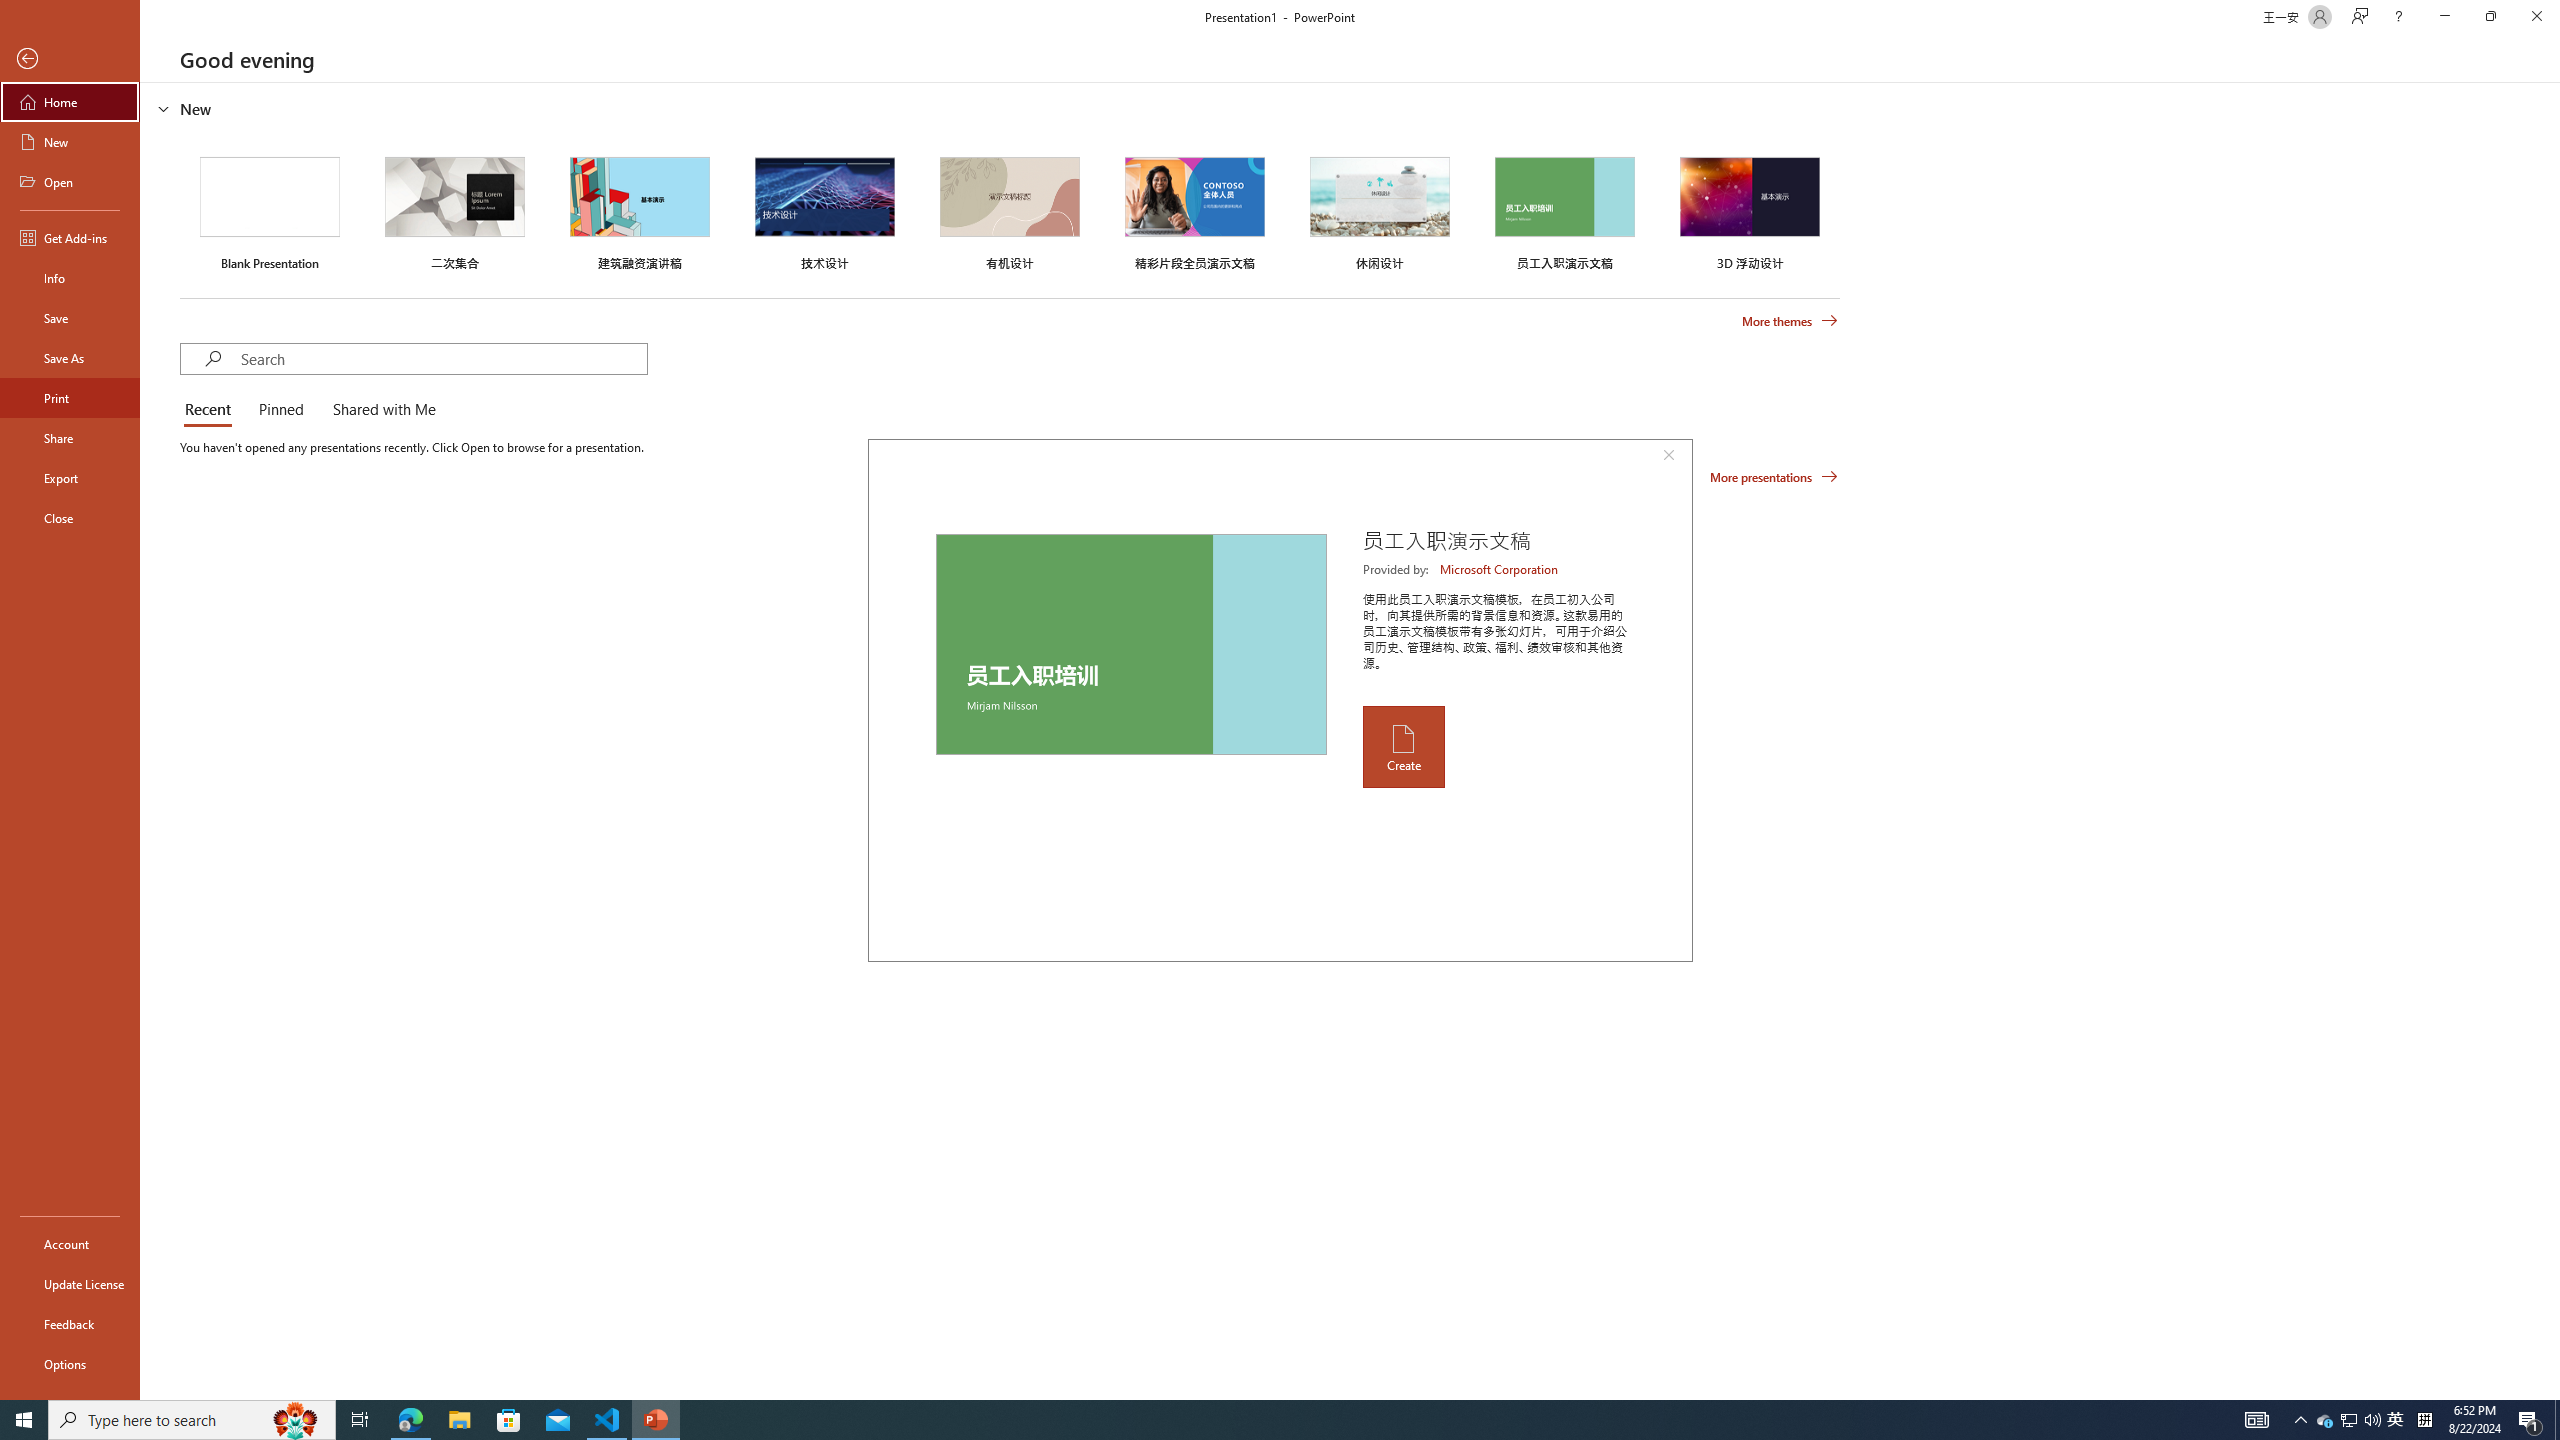 The image size is (2560, 1440). Describe the element at coordinates (1773, 475) in the screenshot. I see `'More presentations'` at that location.